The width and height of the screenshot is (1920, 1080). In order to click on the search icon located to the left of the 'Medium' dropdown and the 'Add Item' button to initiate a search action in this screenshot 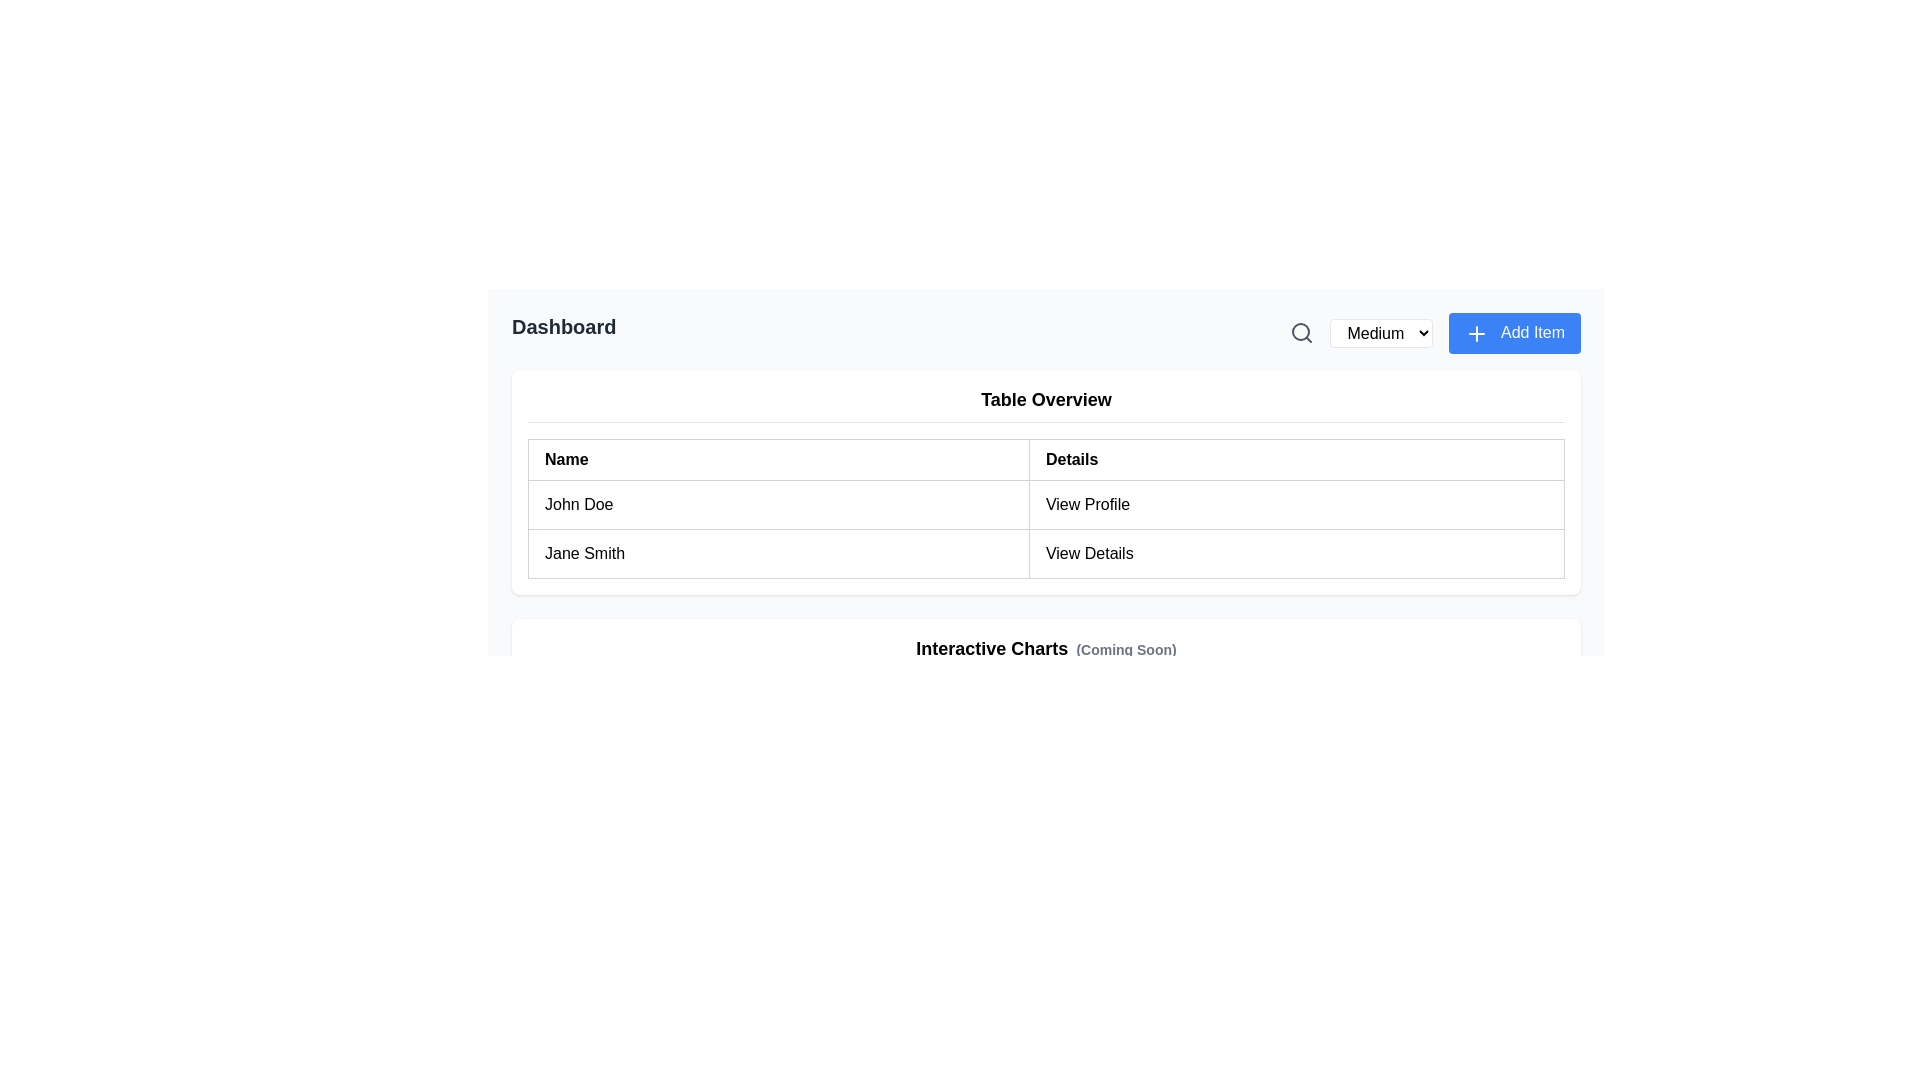, I will do `click(1302, 332)`.